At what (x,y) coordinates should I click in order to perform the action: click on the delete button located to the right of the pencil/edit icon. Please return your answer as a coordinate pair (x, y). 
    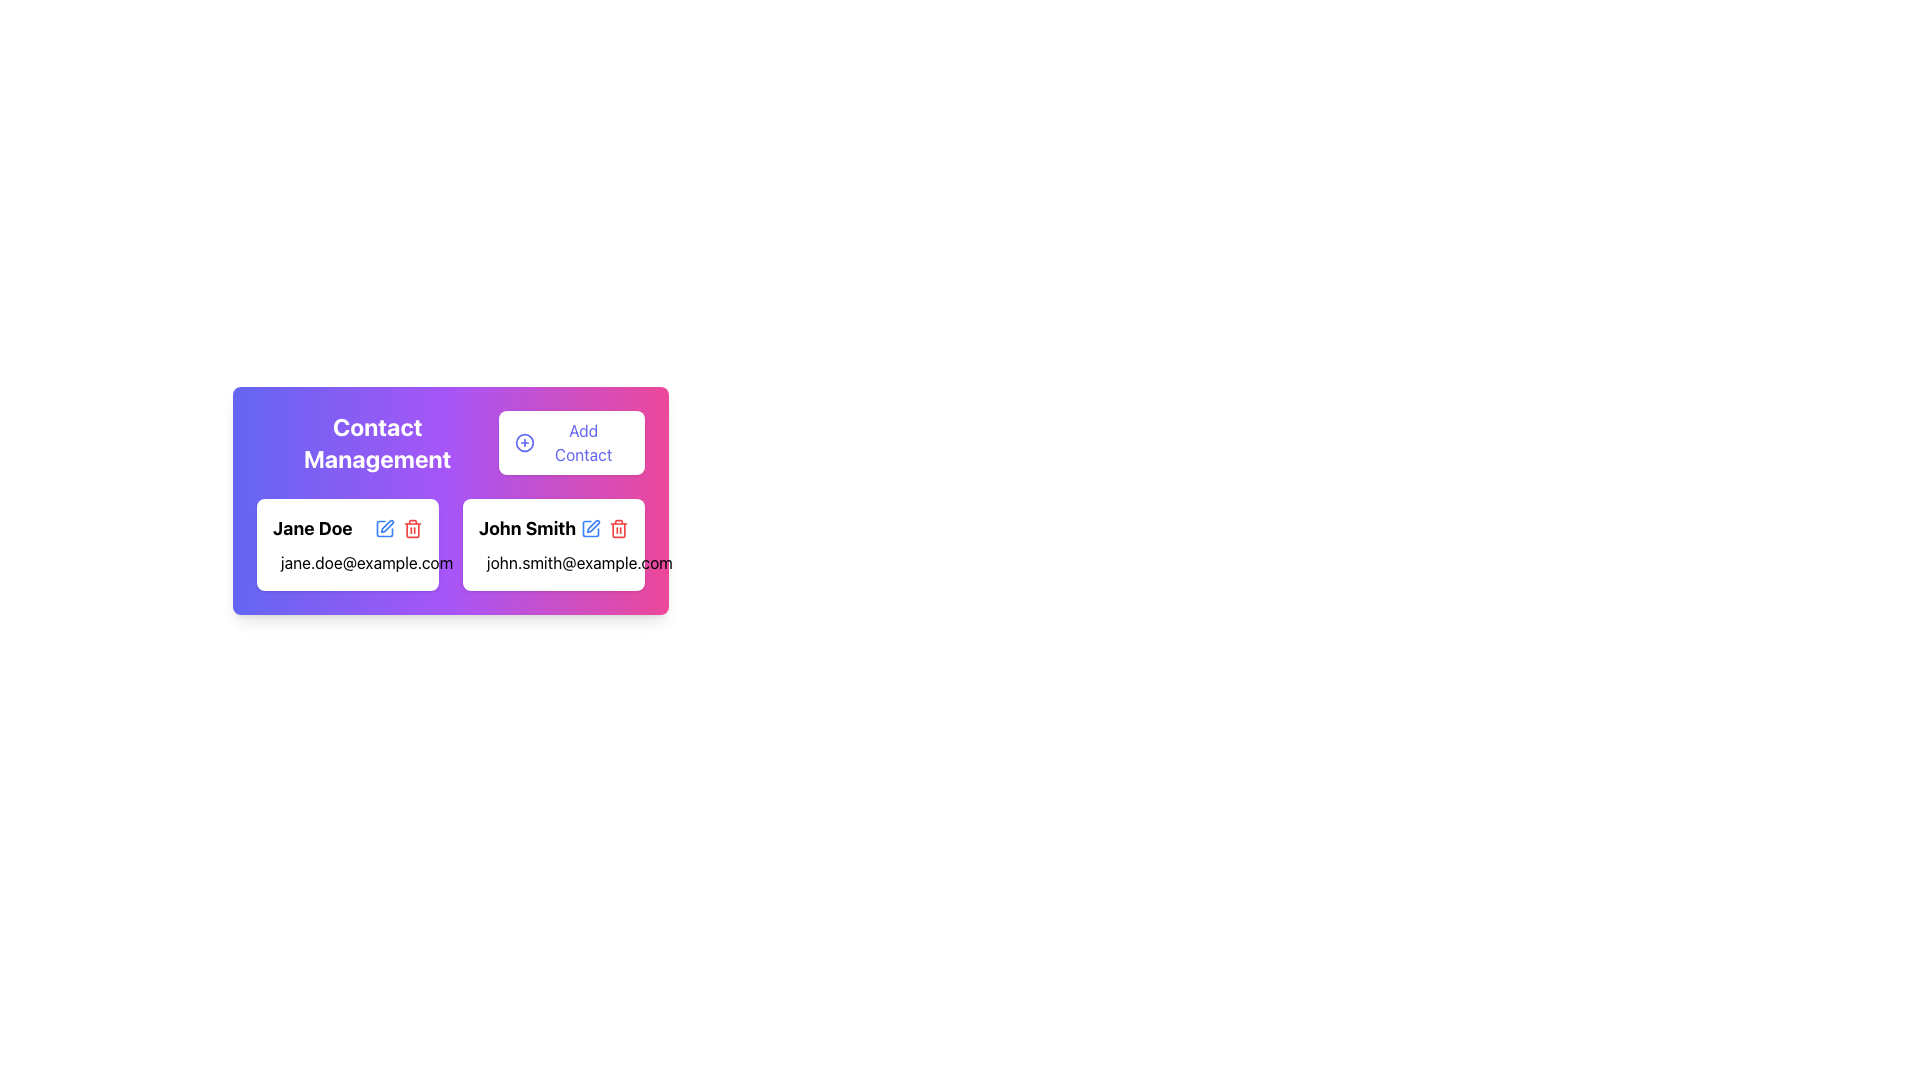
    Looking at the image, I should click on (618, 527).